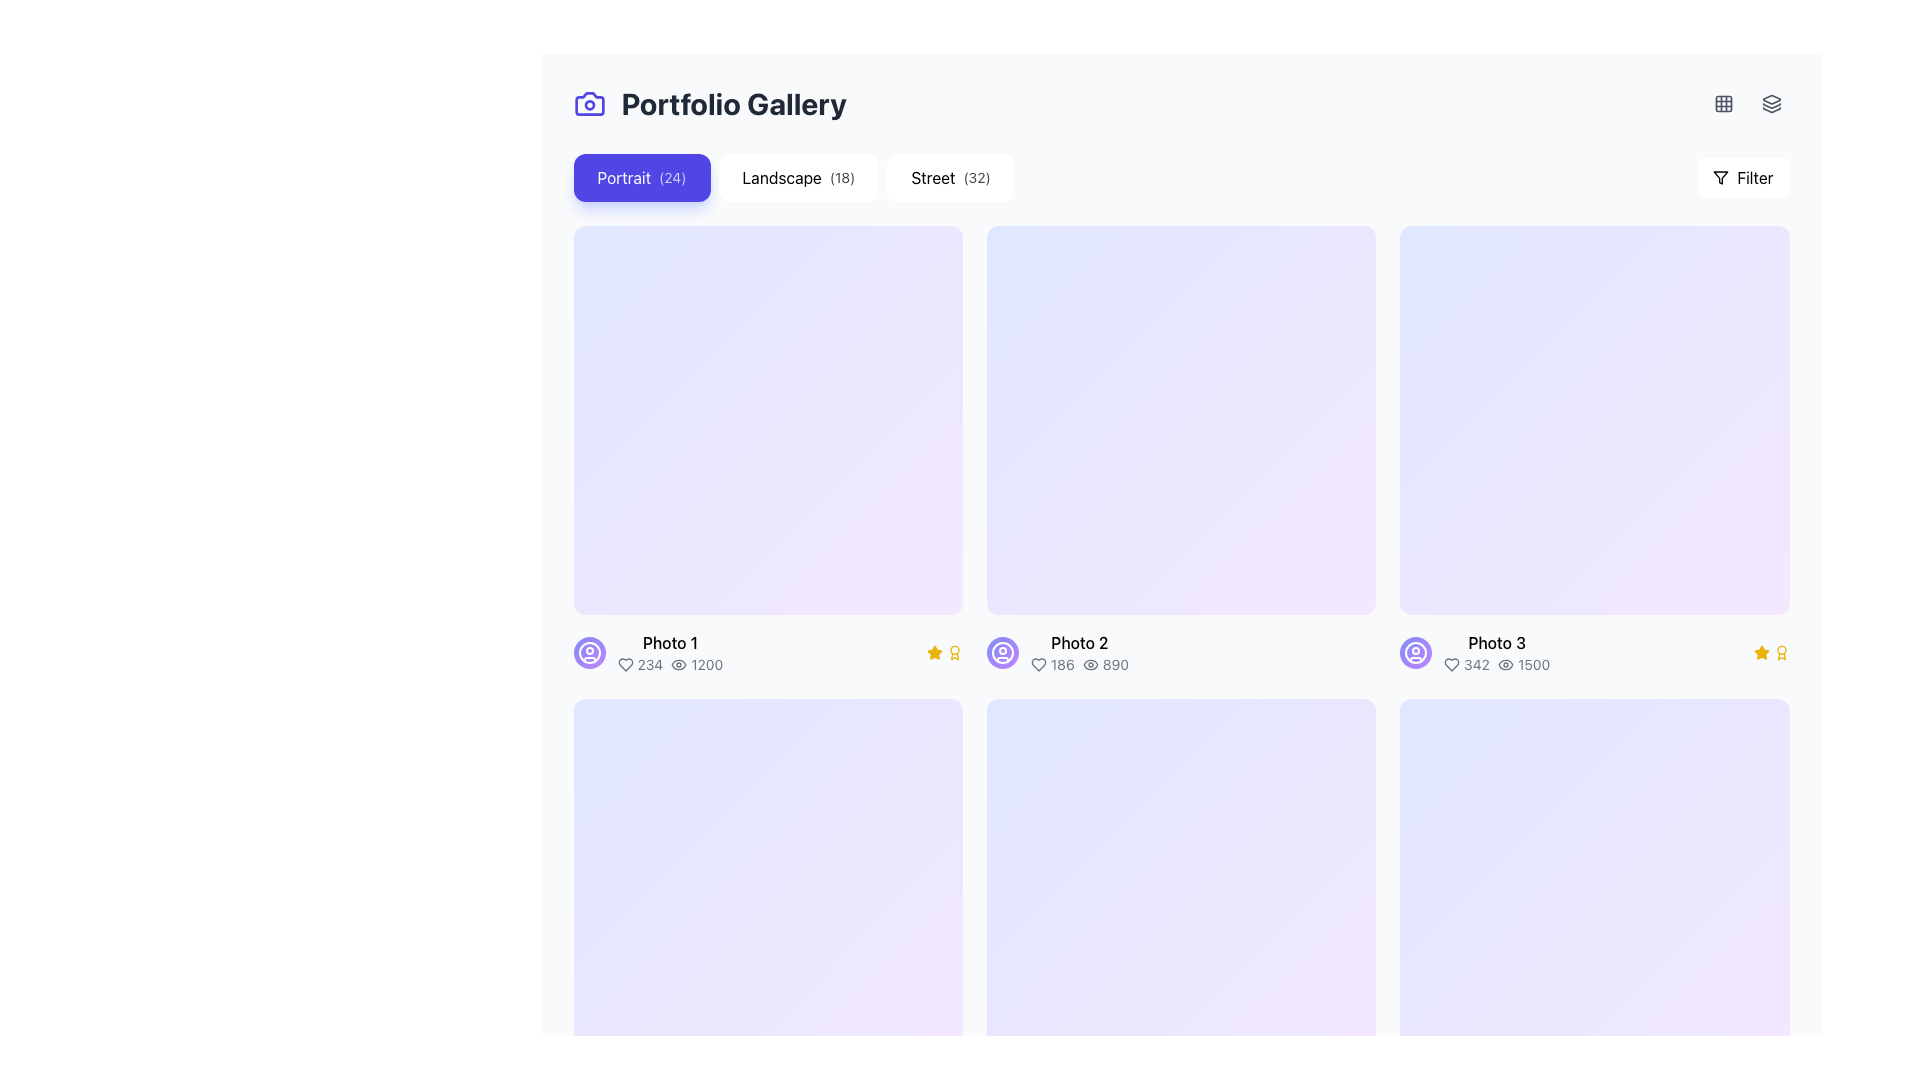 The width and height of the screenshot is (1920, 1080). Describe the element at coordinates (670, 653) in the screenshot. I see `the information panel text for the first photo in the gallery to trigger additional effects` at that location.